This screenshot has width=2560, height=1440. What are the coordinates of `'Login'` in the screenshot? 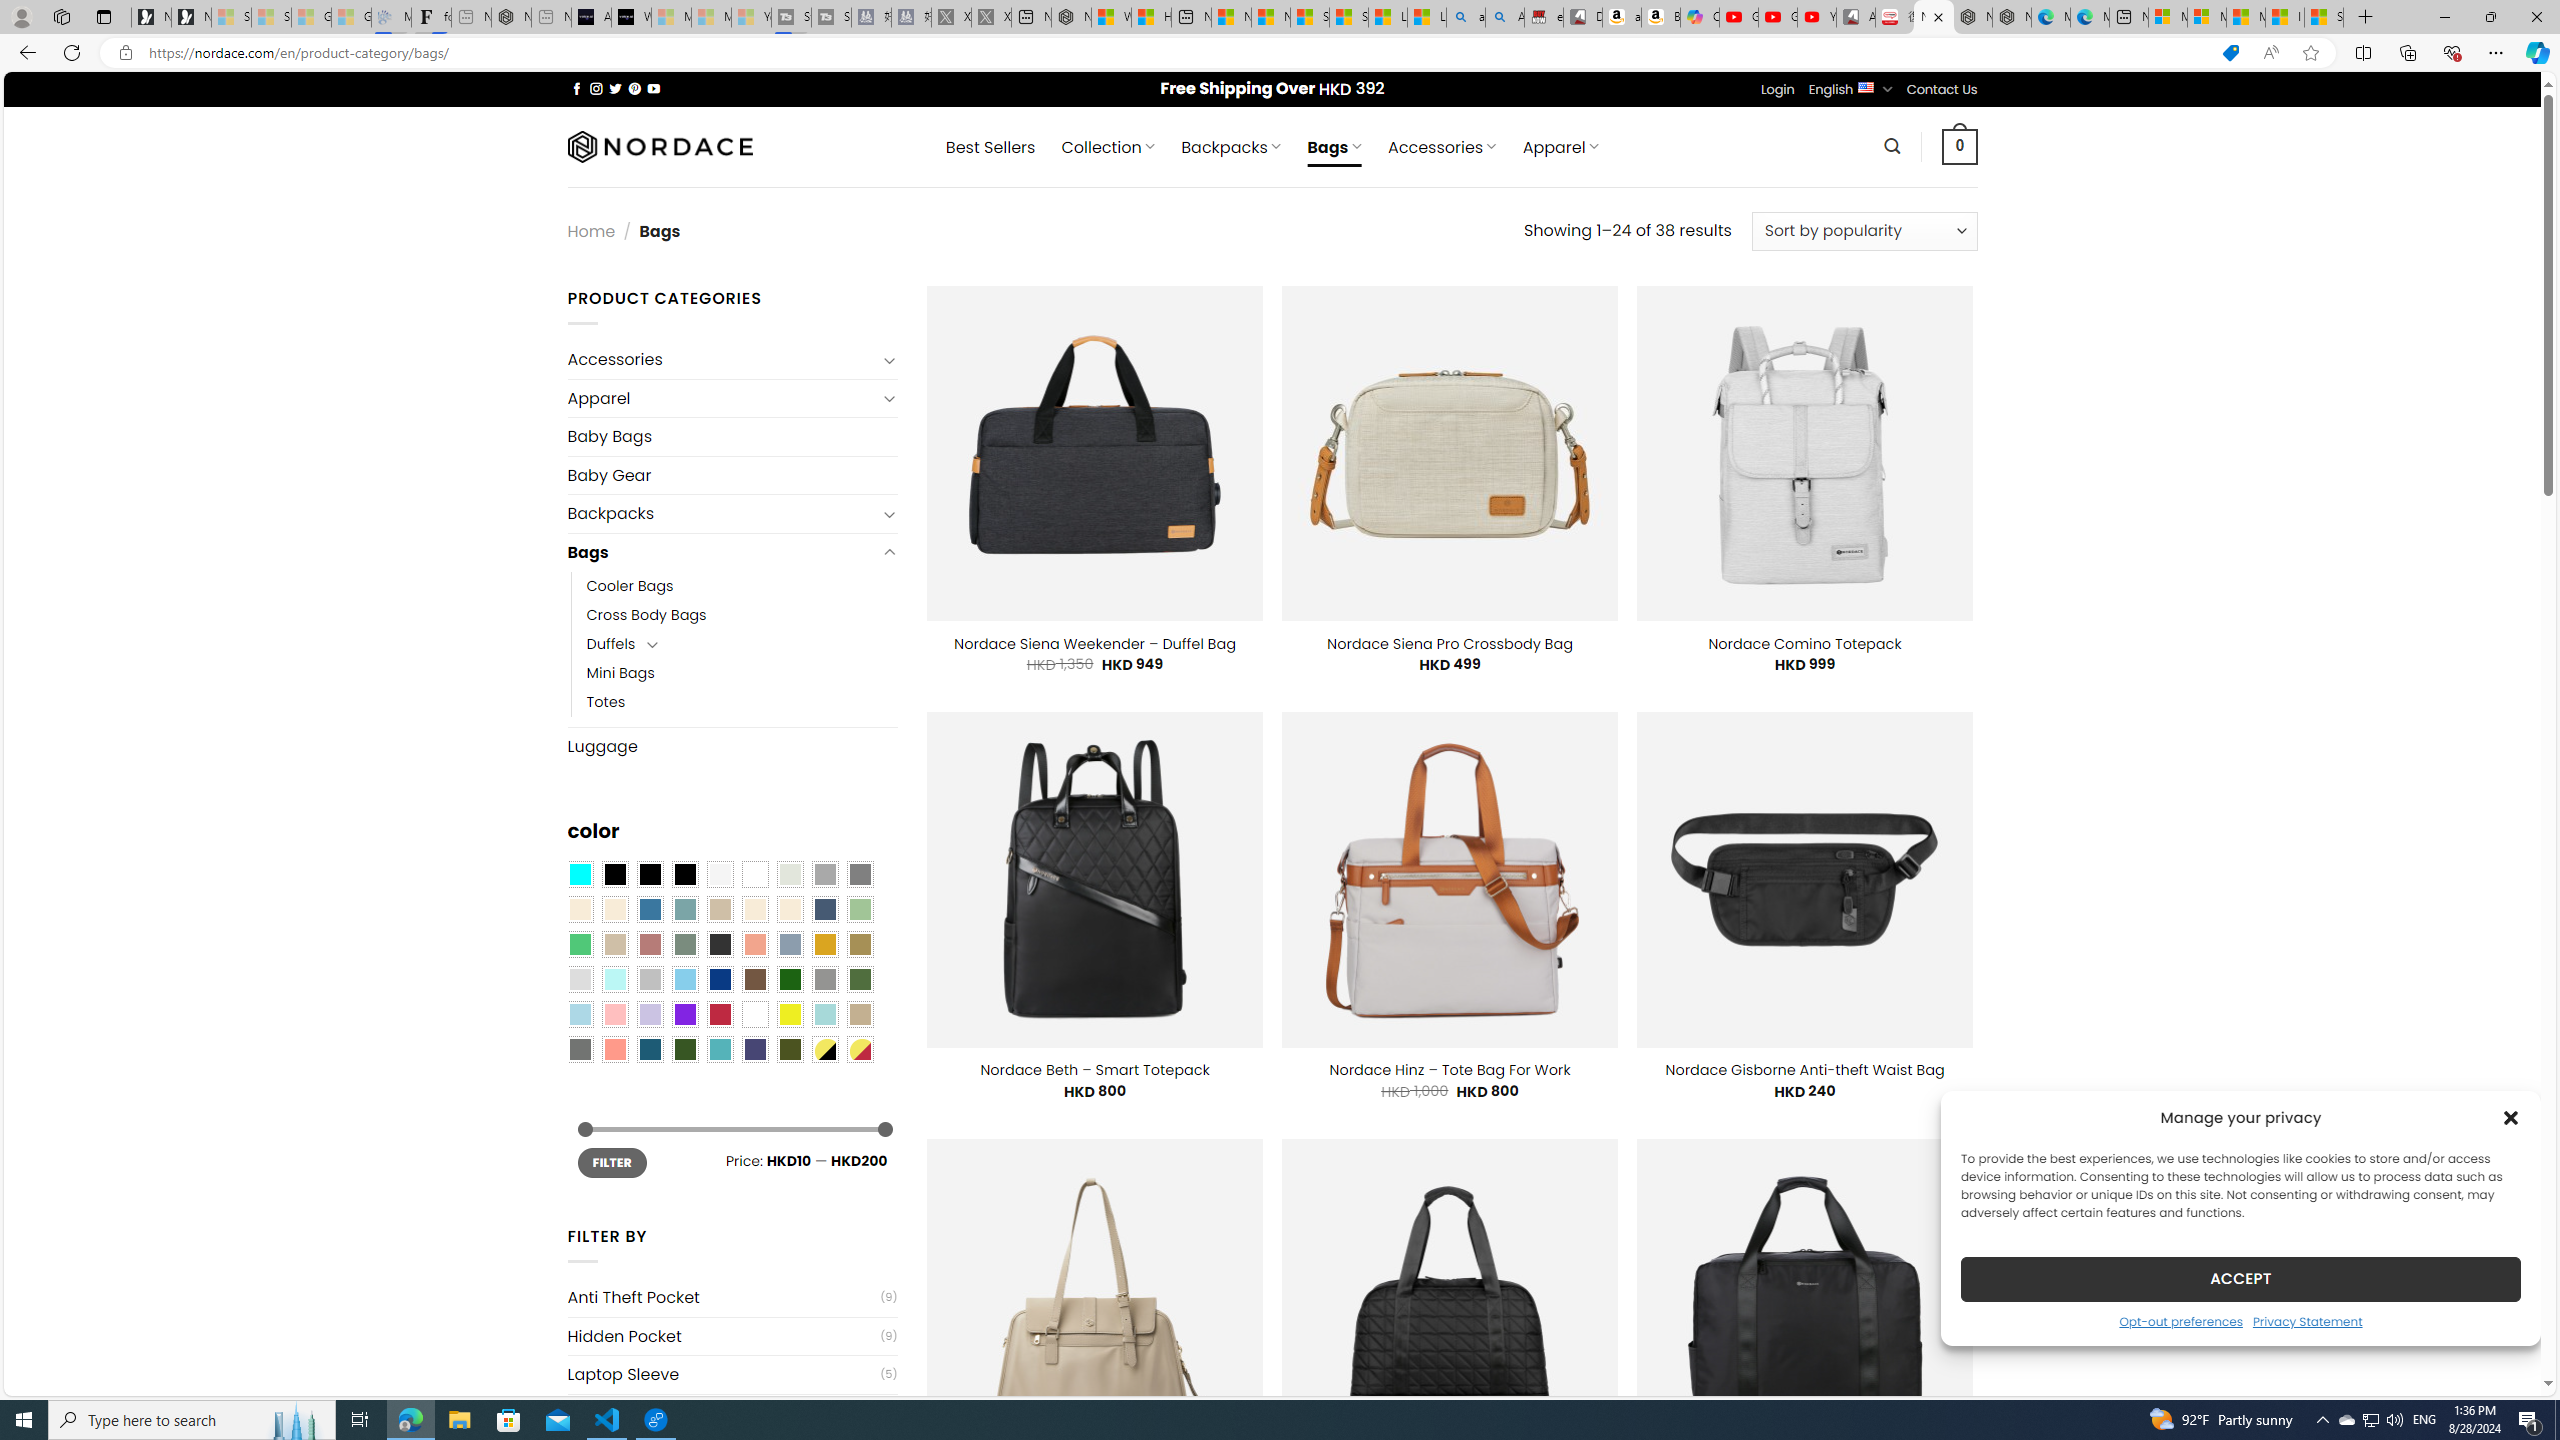 It's located at (1777, 88).